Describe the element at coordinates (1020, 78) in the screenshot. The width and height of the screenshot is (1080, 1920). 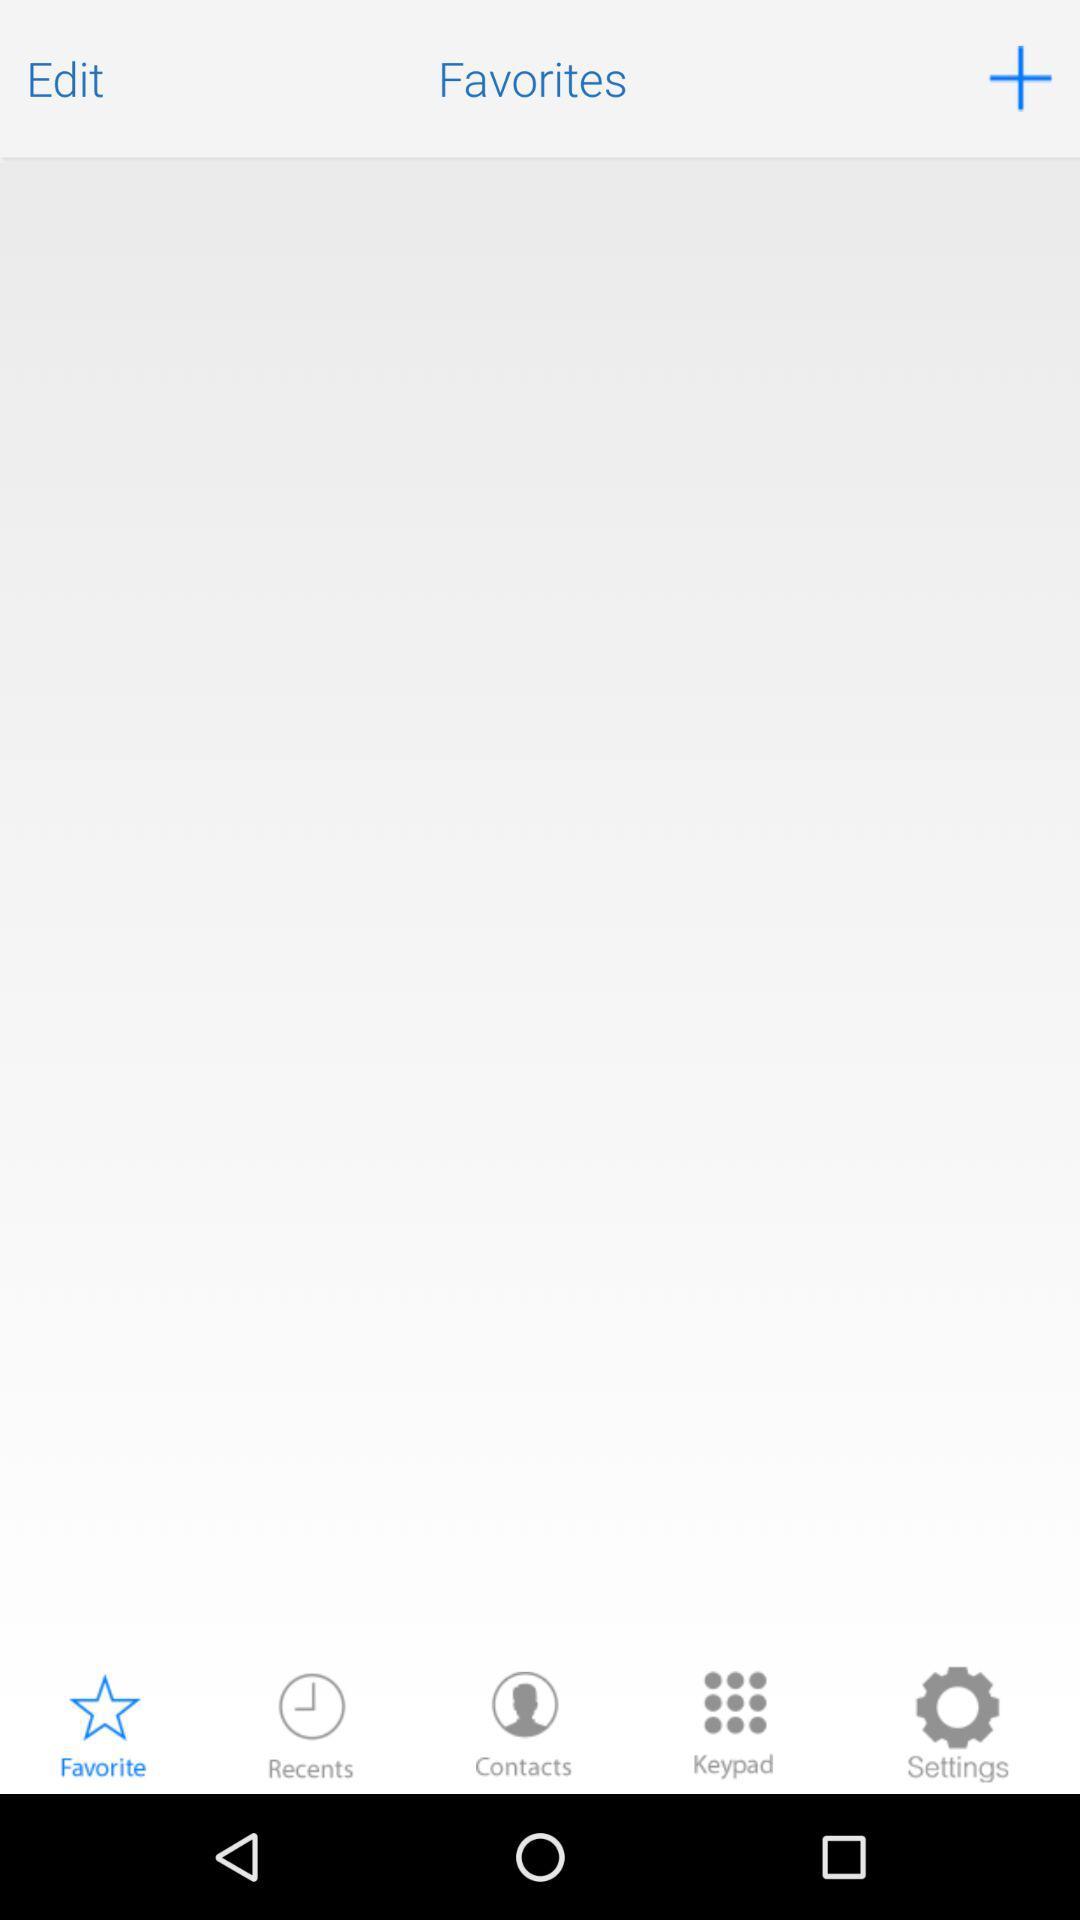
I see `app at the top right corner` at that location.